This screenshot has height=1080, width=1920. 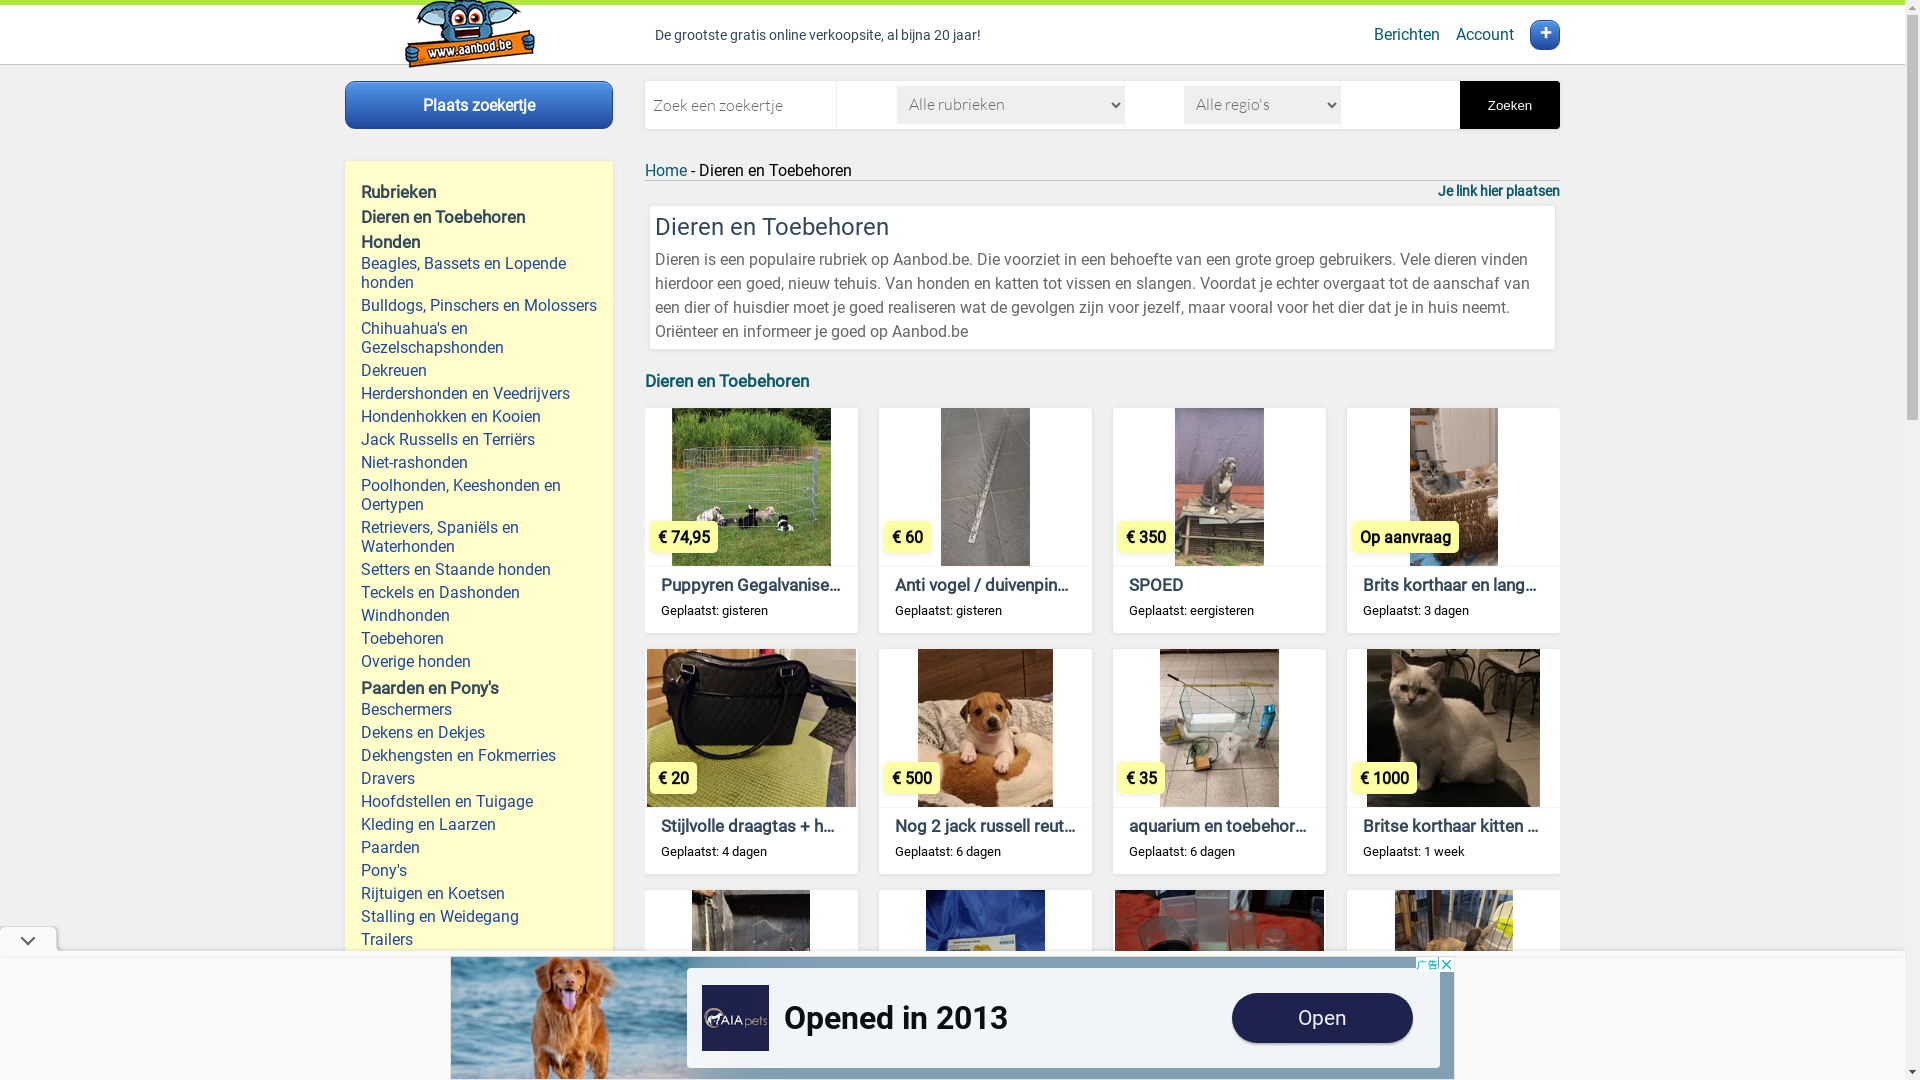 I want to click on 'Puppyren Gegalvaniseerd 154x91cm', so click(x=661, y=583).